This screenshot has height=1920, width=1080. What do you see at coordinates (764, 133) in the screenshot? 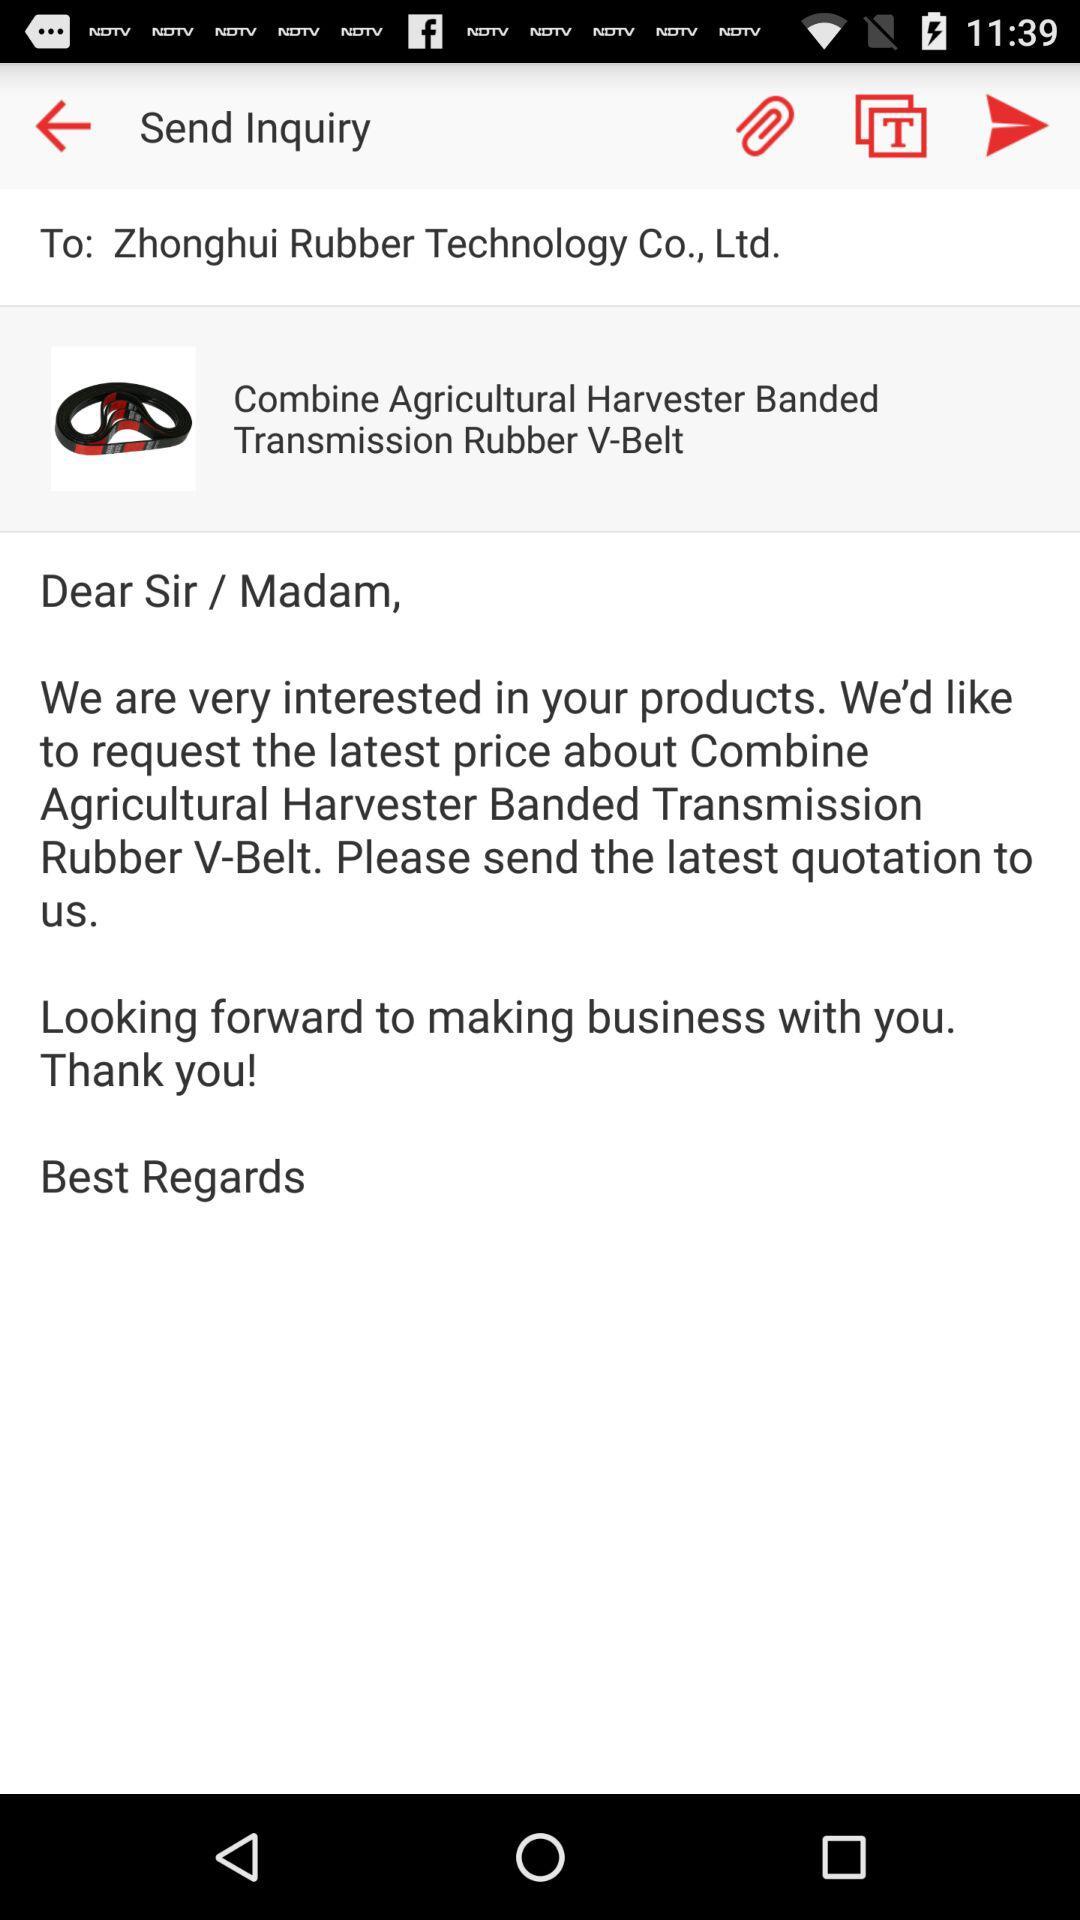
I see `the attach_file icon` at bounding box center [764, 133].